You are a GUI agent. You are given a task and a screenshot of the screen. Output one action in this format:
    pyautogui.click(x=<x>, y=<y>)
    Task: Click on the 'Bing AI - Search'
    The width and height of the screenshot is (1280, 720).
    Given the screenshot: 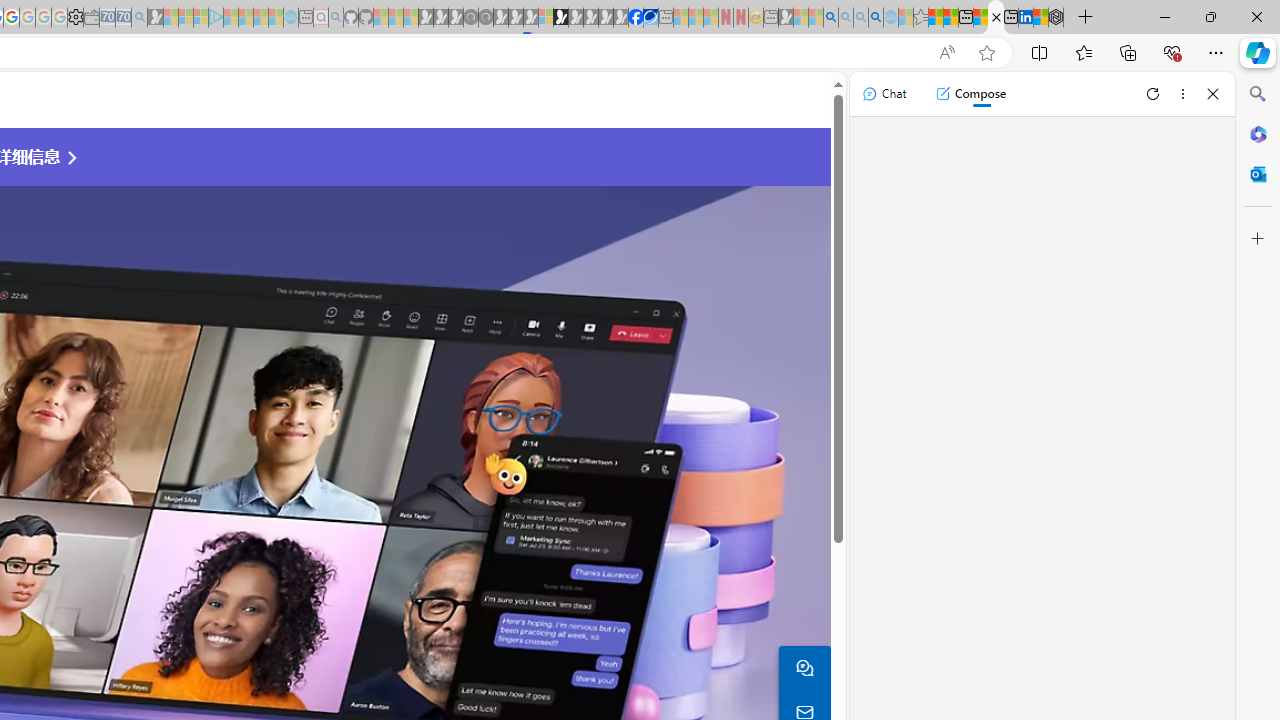 What is the action you would take?
    pyautogui.click(x=831, y=17)
    